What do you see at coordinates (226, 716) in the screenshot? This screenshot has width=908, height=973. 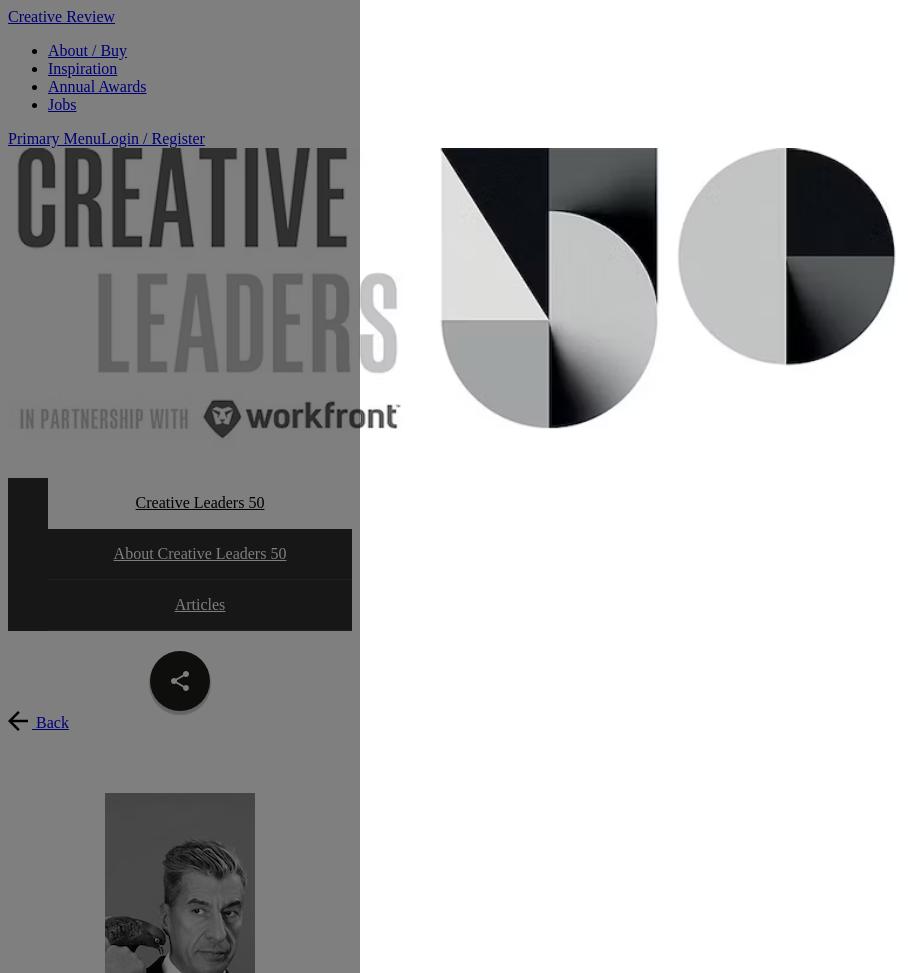 I see `'Facebook'` at bounding box center [226, 716].